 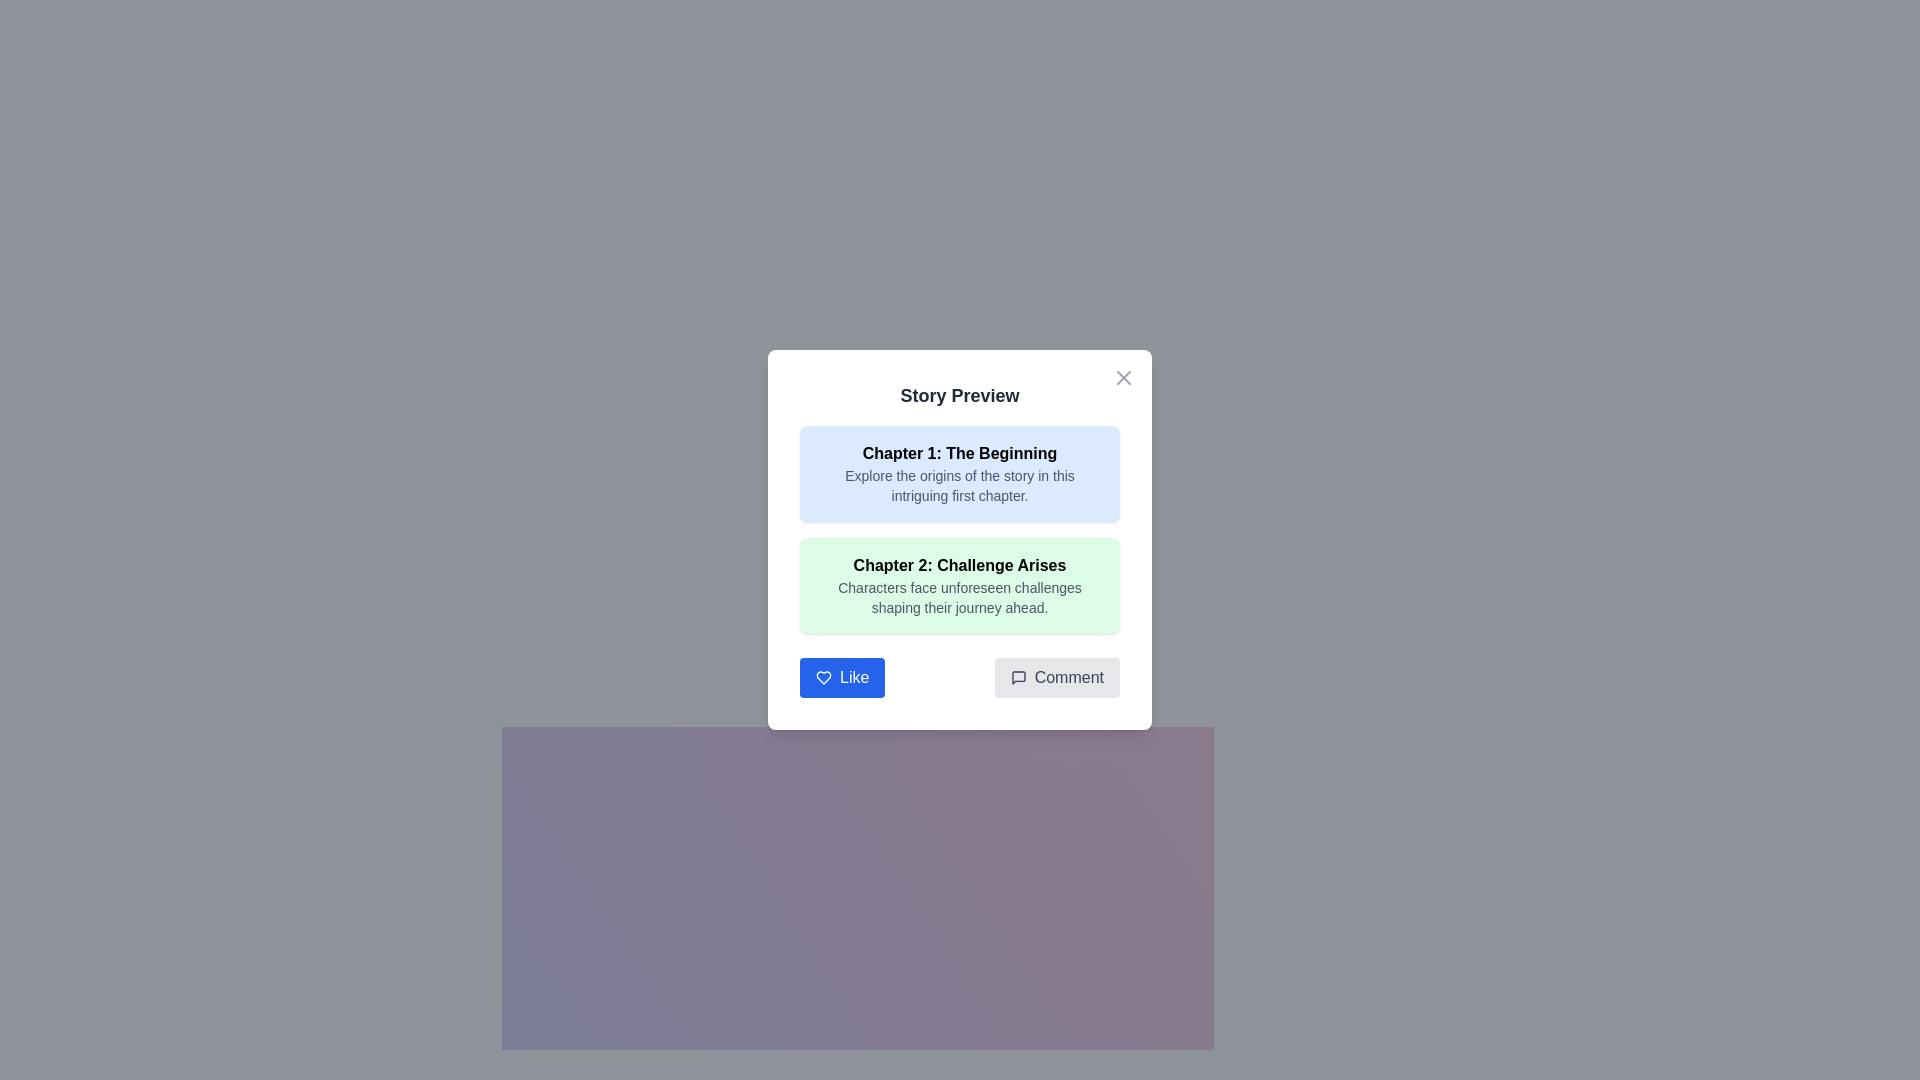 I want to click on the heart-shaped icon within the blue 'Like' button, which is located next to the 'Comment' button in the lower-left portion of the pop-up modal, so click(x=824, y=677).